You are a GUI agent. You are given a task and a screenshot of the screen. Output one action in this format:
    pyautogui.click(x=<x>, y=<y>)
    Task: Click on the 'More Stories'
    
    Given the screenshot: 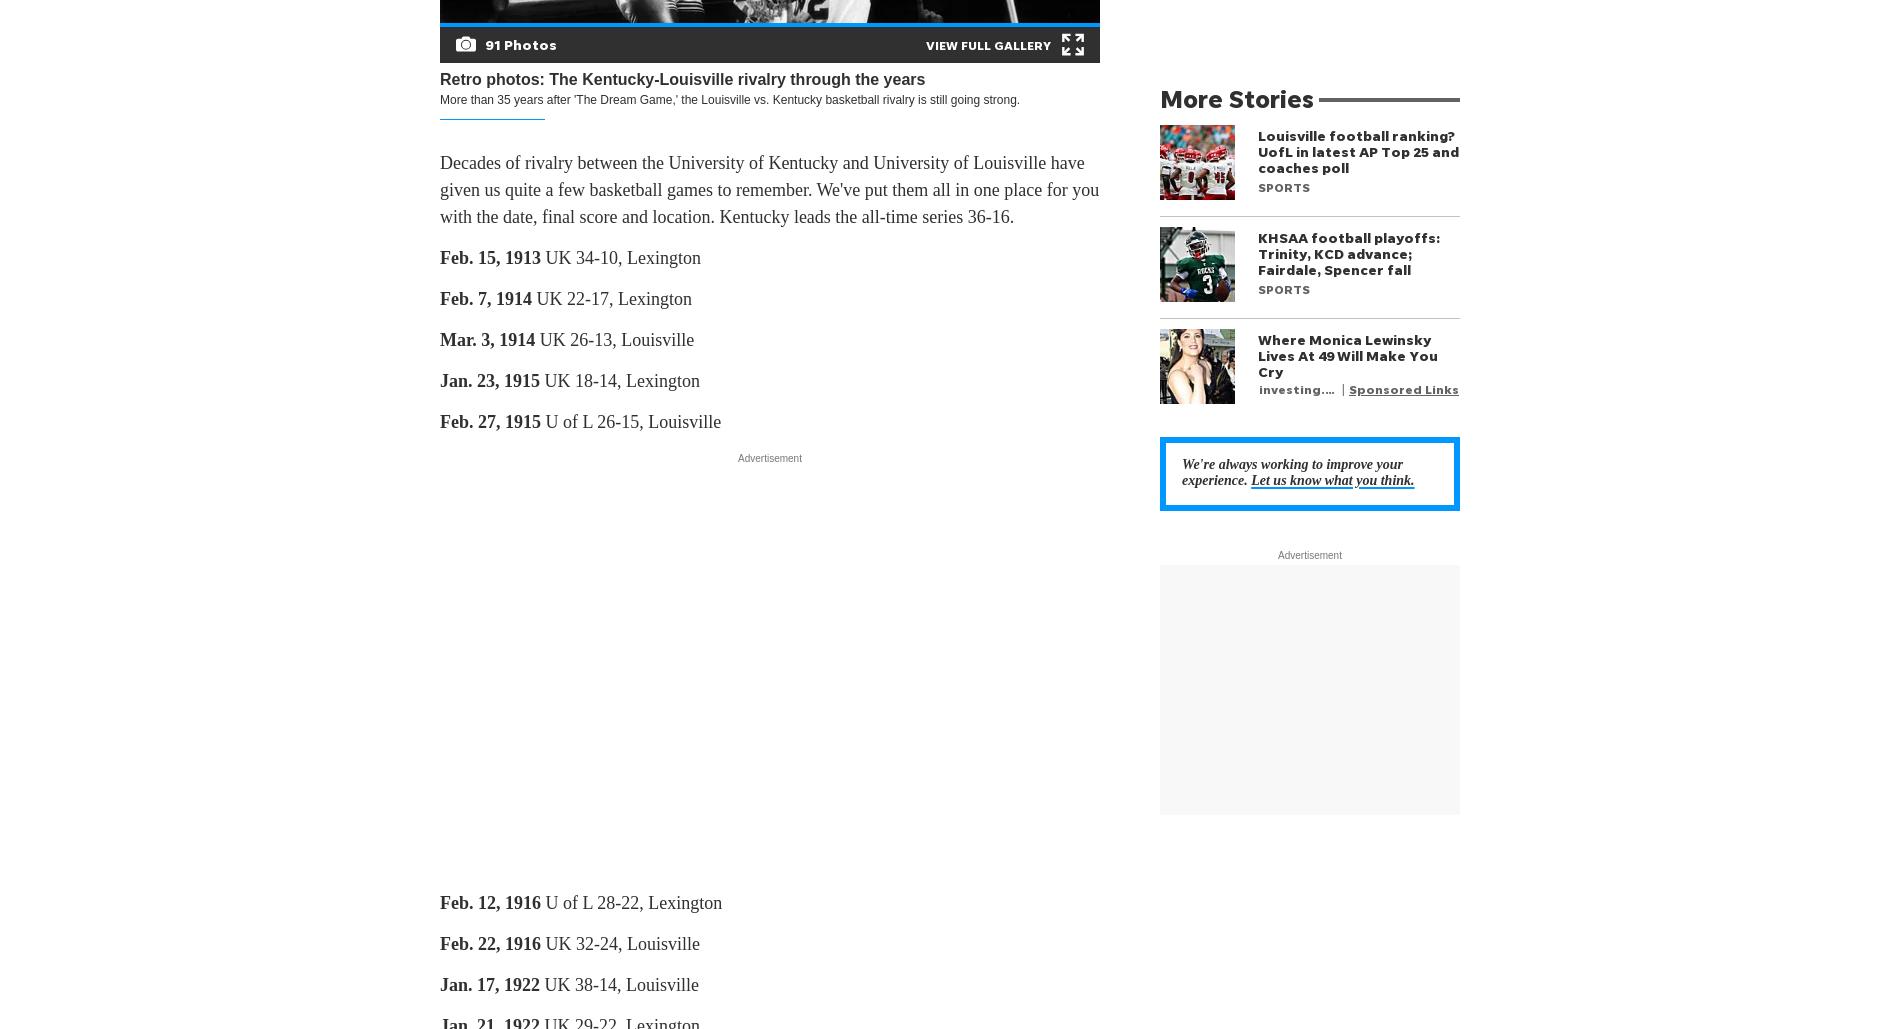 What is the action you would take?
    pyautogui.click(x=1159, y=97)
    